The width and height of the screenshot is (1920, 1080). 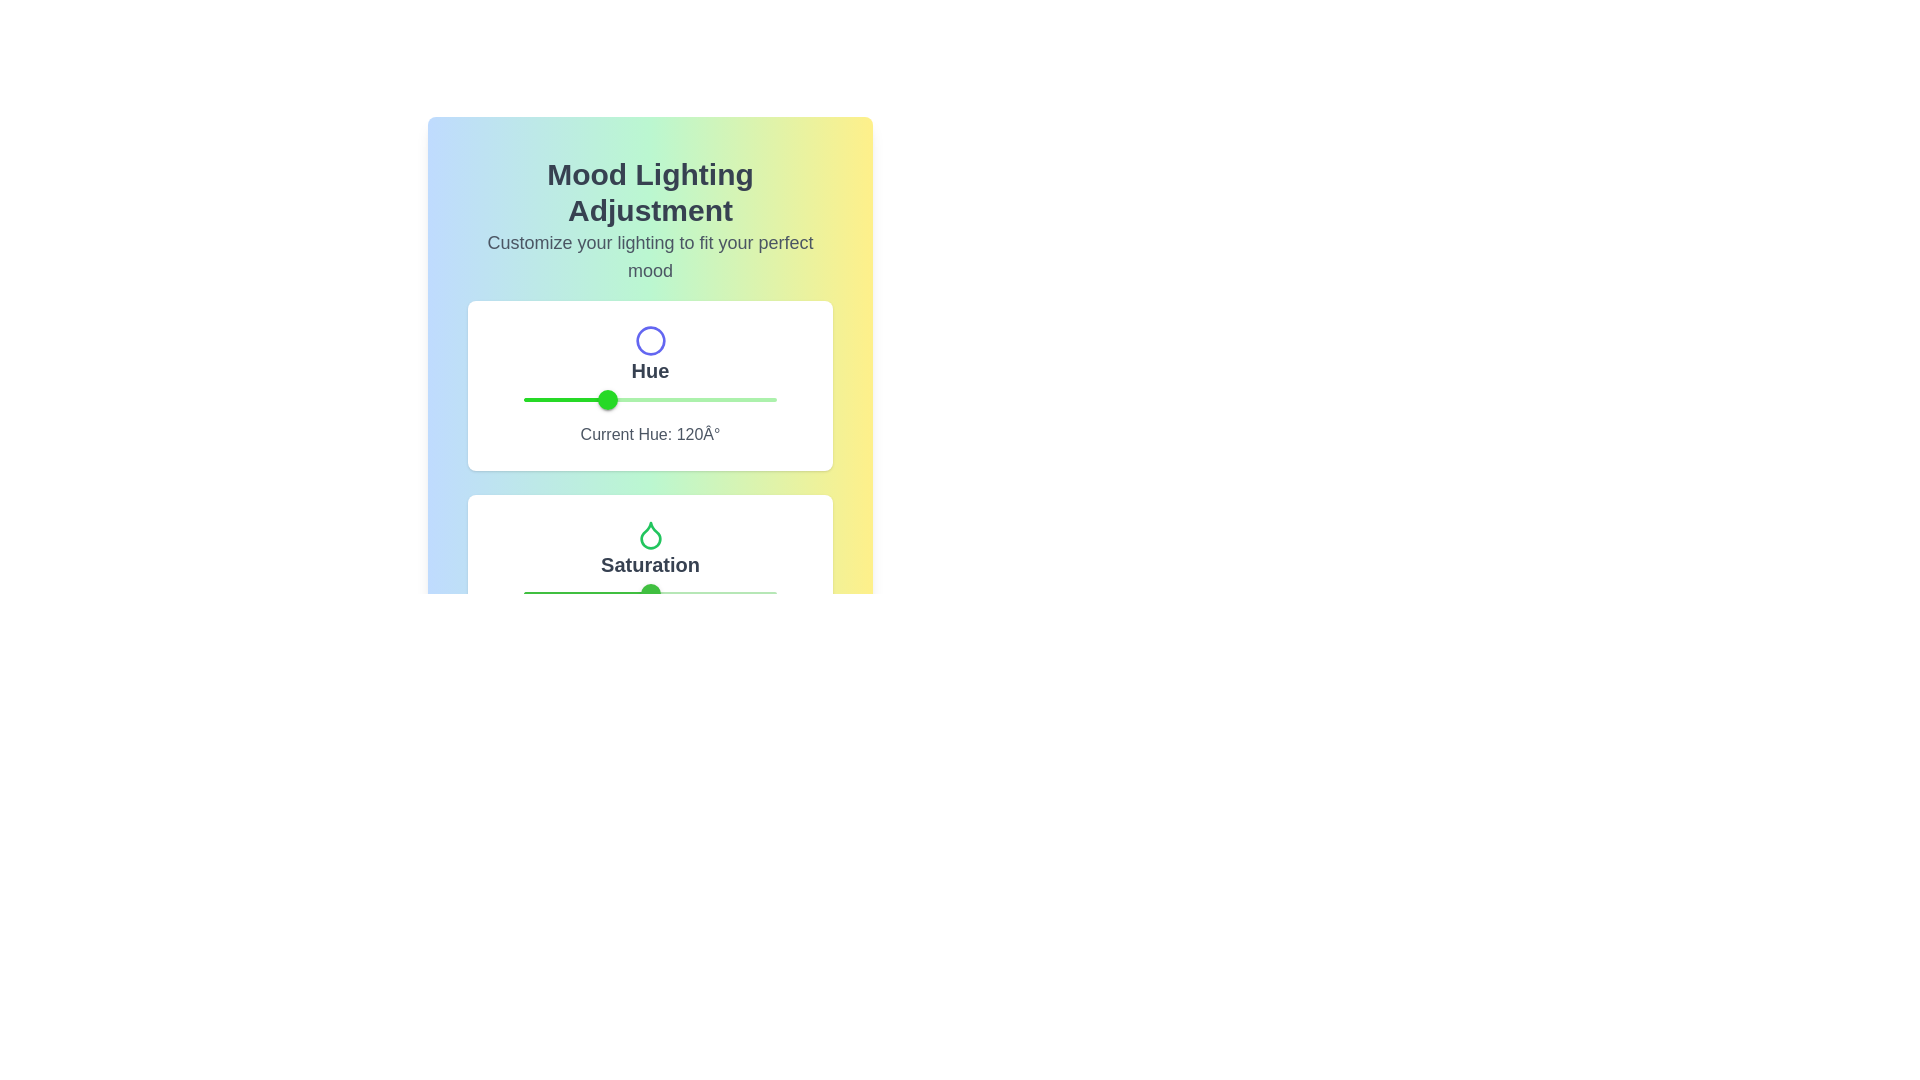 I want to click on the saturation, so click(x=735, y=593).